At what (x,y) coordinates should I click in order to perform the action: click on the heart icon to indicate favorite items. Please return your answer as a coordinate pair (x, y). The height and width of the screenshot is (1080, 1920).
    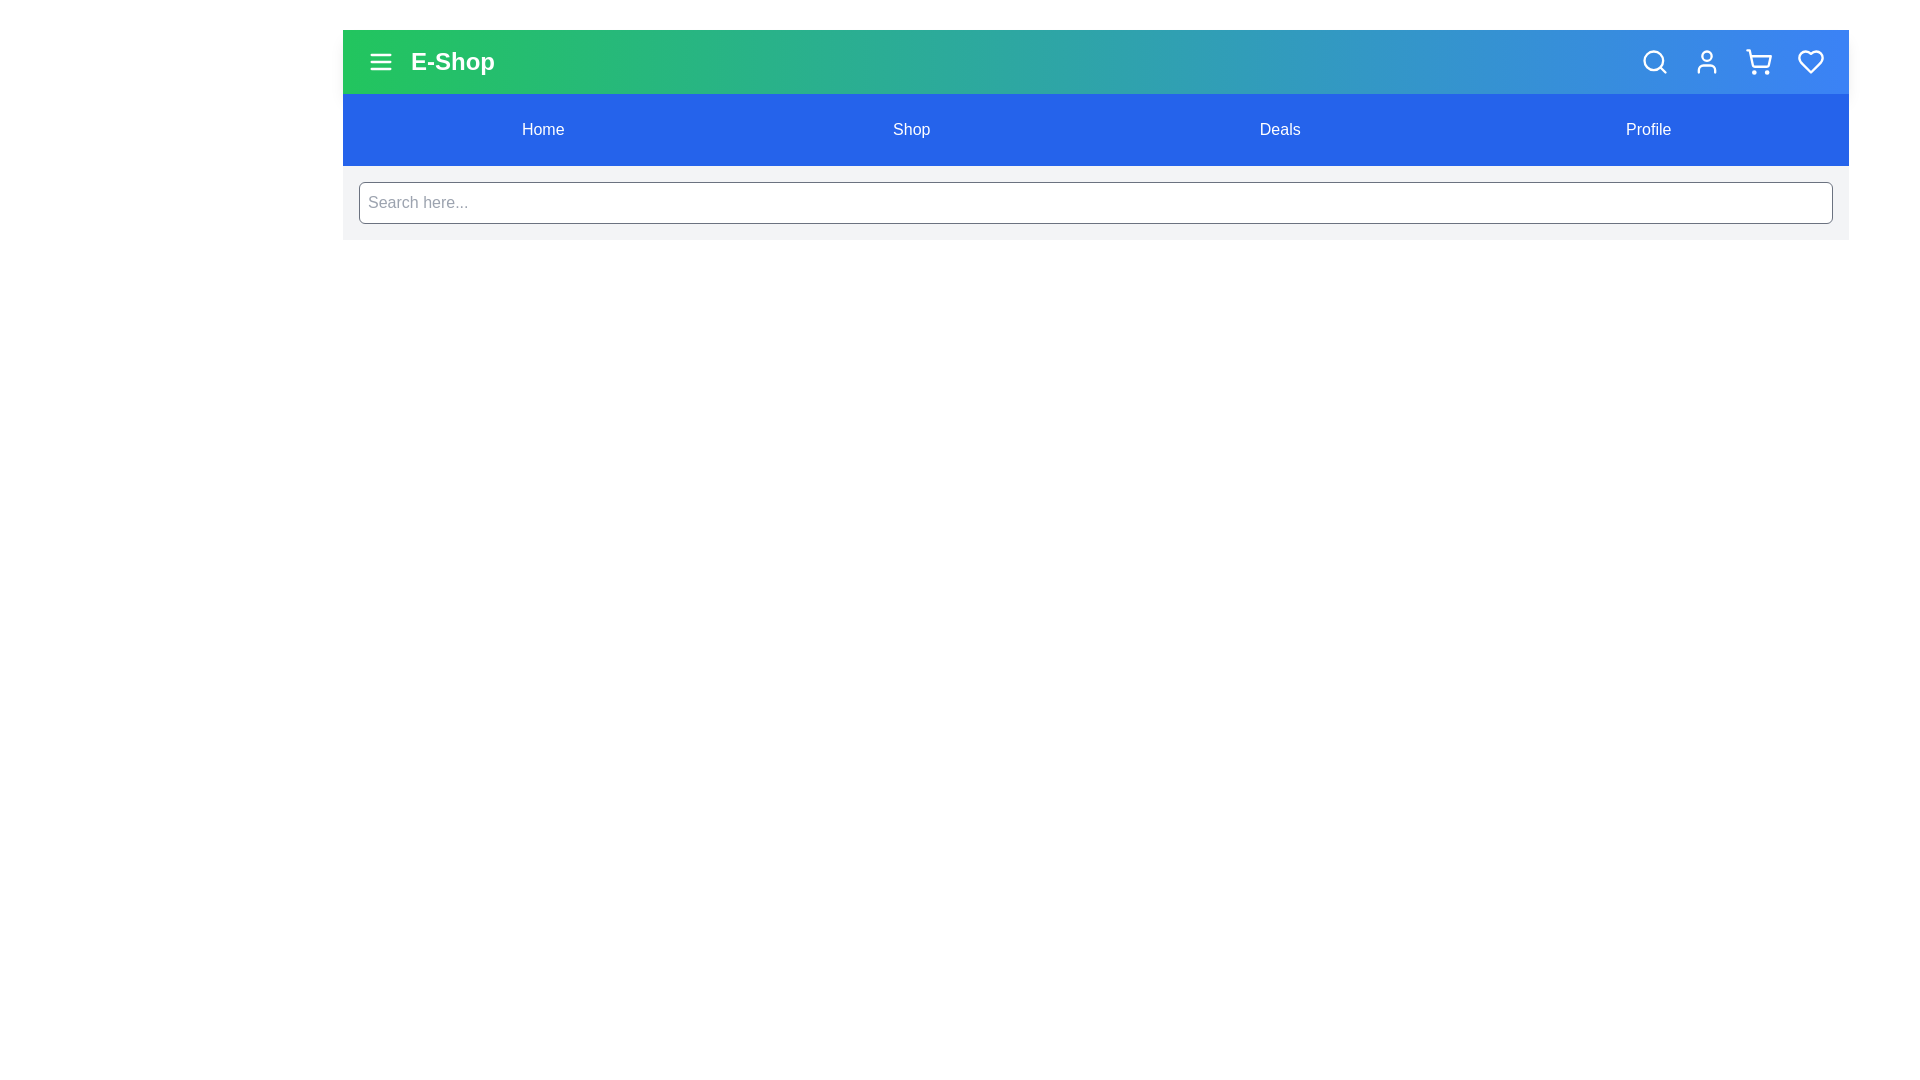
    Looking at the image, I should click on (1810, 60).